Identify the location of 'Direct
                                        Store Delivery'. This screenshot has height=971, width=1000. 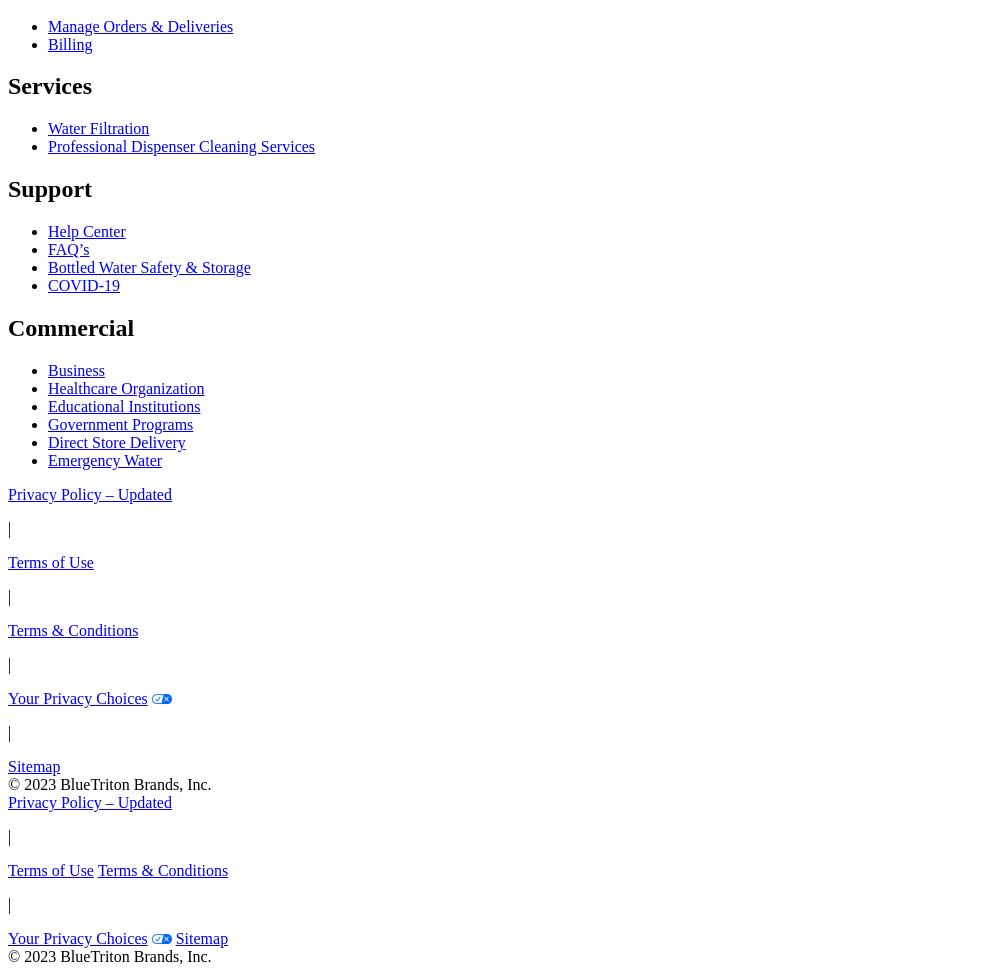
(115, 441).